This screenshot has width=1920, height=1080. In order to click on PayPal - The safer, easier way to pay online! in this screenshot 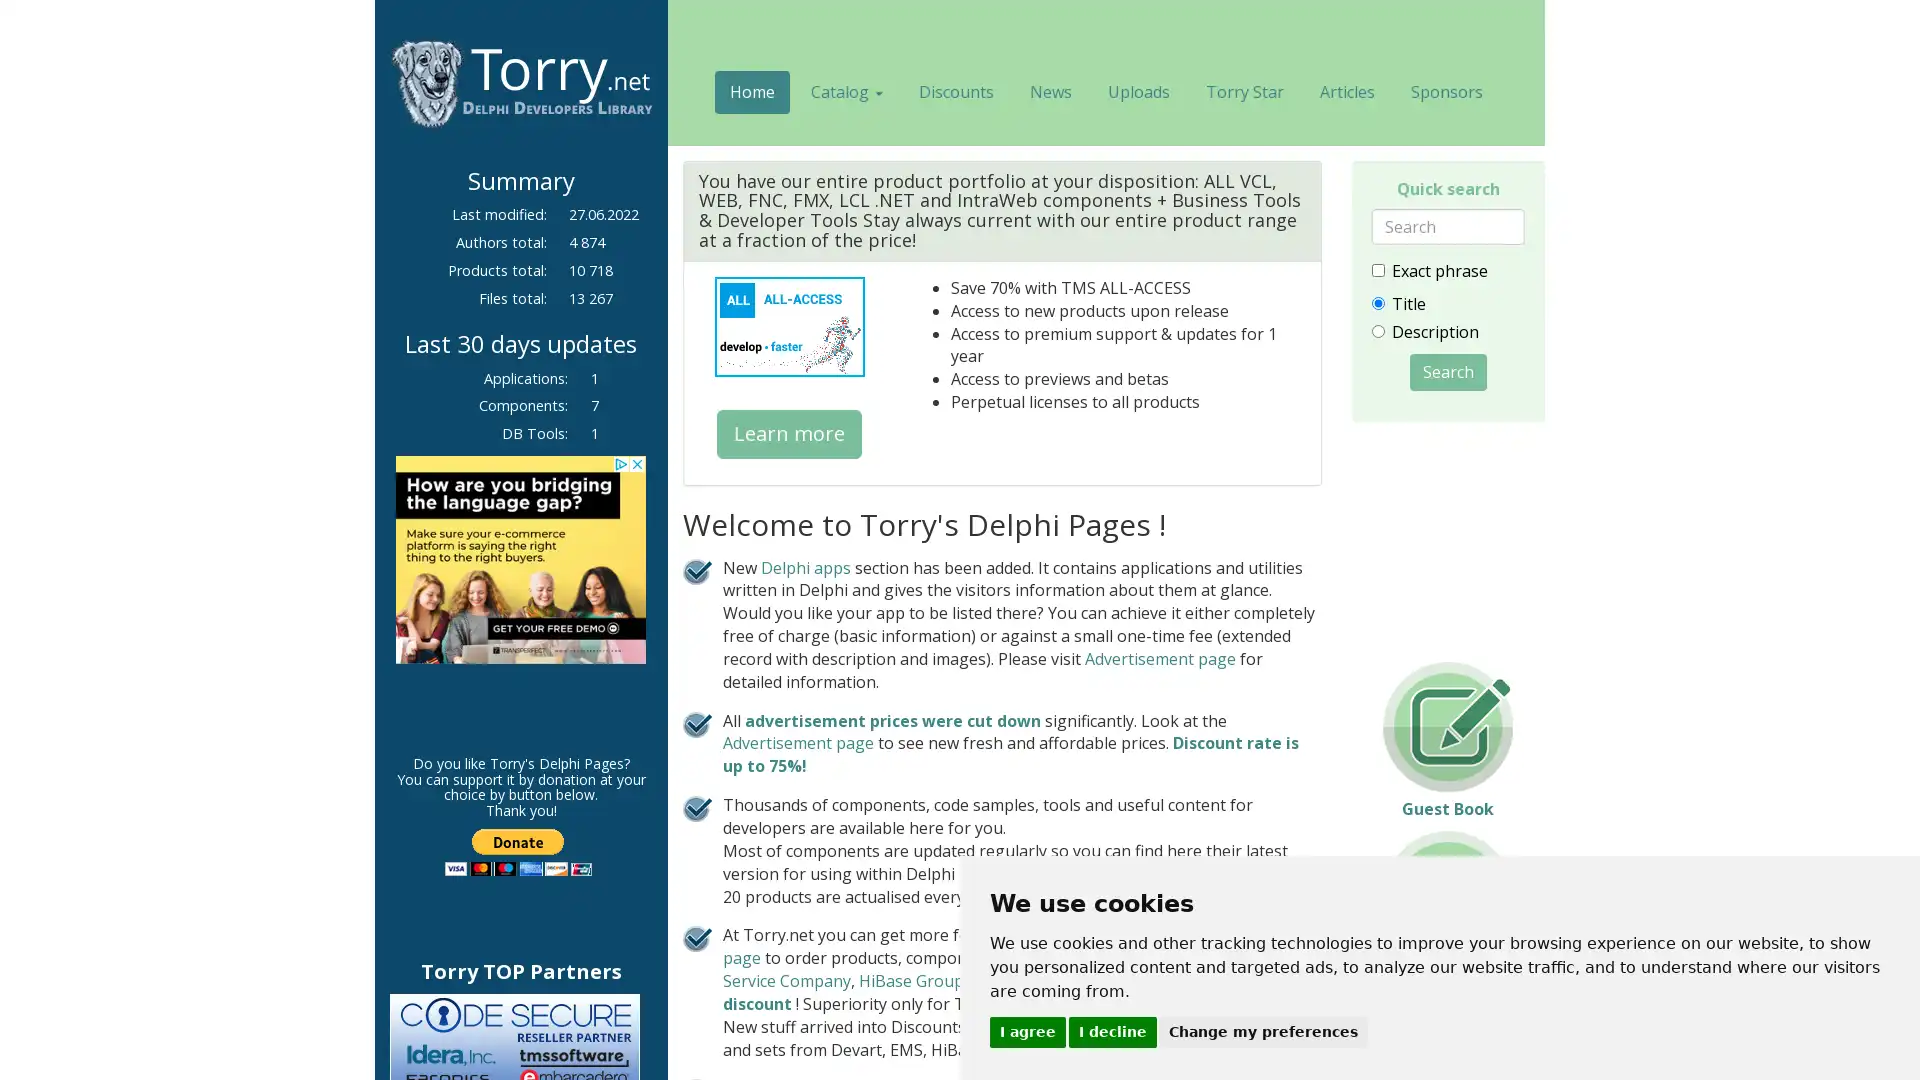, I will do `click(518, 852)`.